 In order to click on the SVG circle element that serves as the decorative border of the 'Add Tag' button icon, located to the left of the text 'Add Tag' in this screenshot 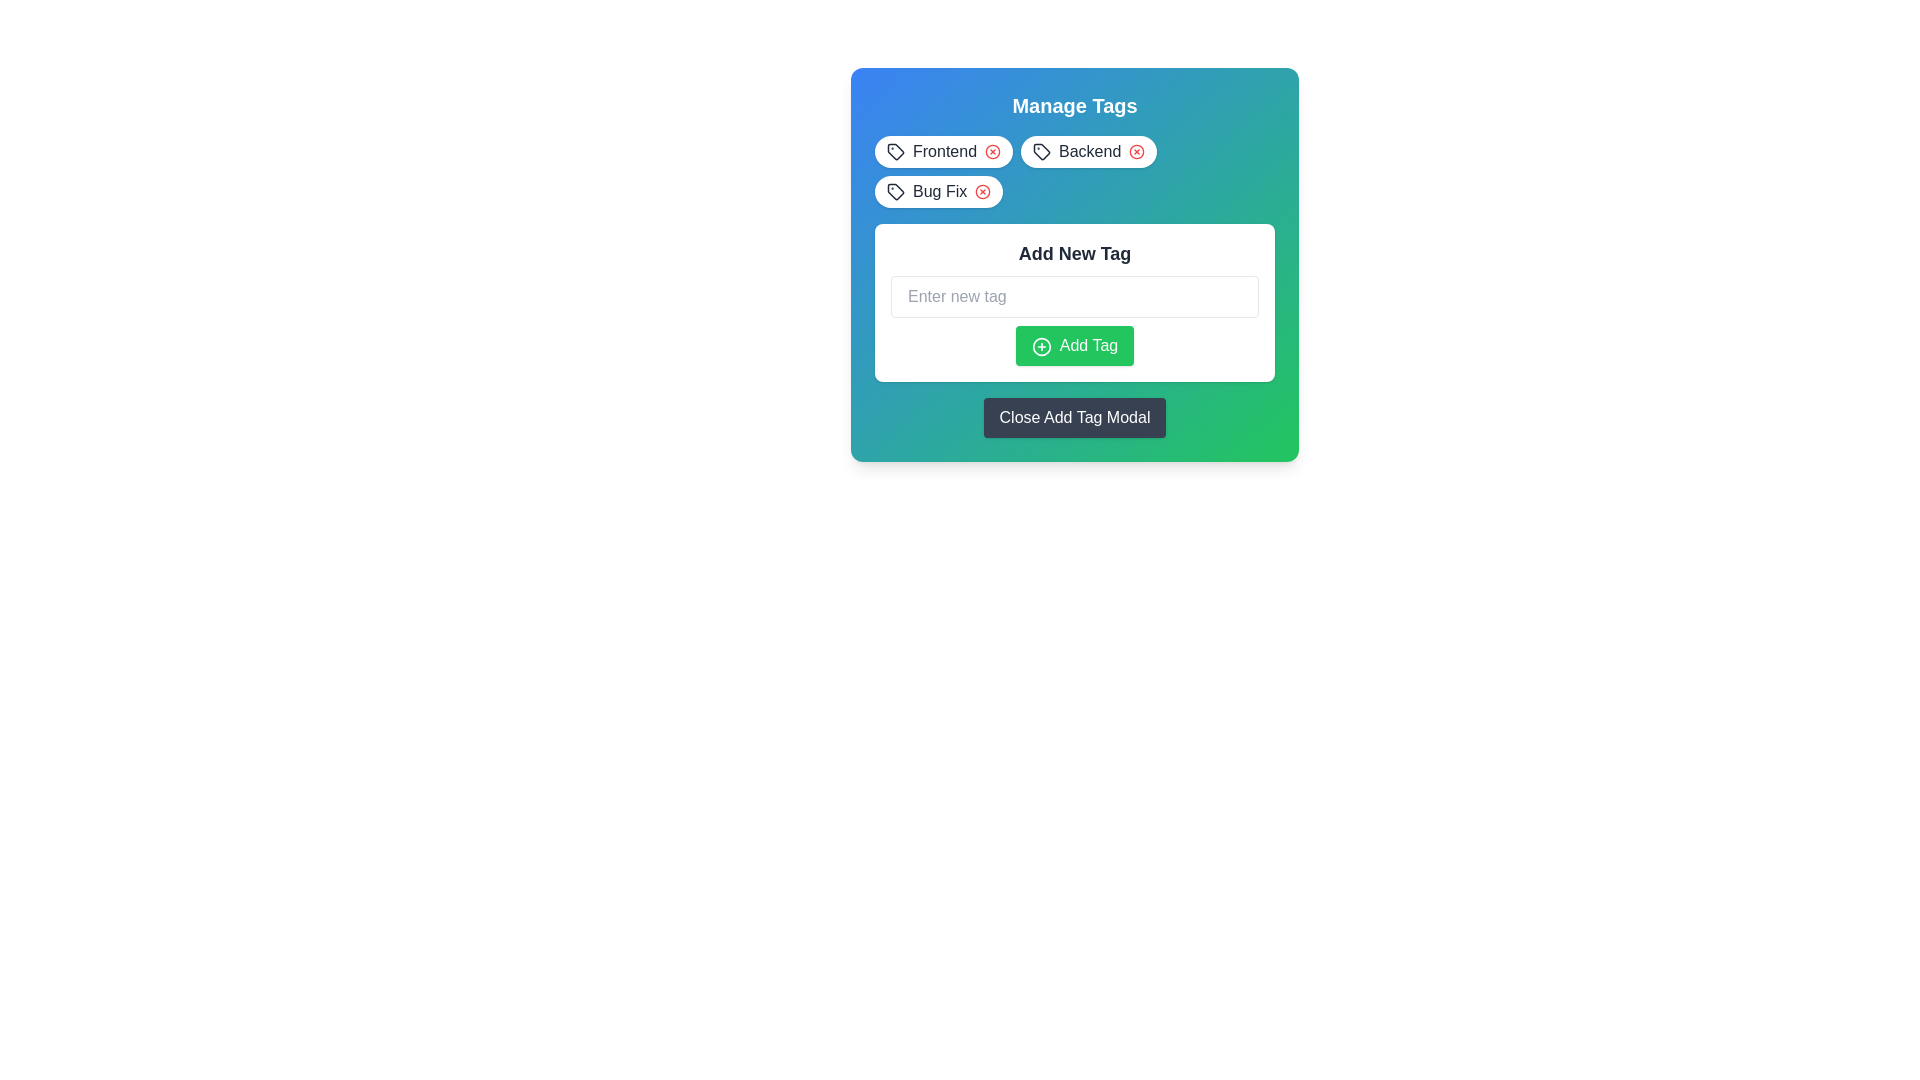, I will do `click(1040, 345)`.